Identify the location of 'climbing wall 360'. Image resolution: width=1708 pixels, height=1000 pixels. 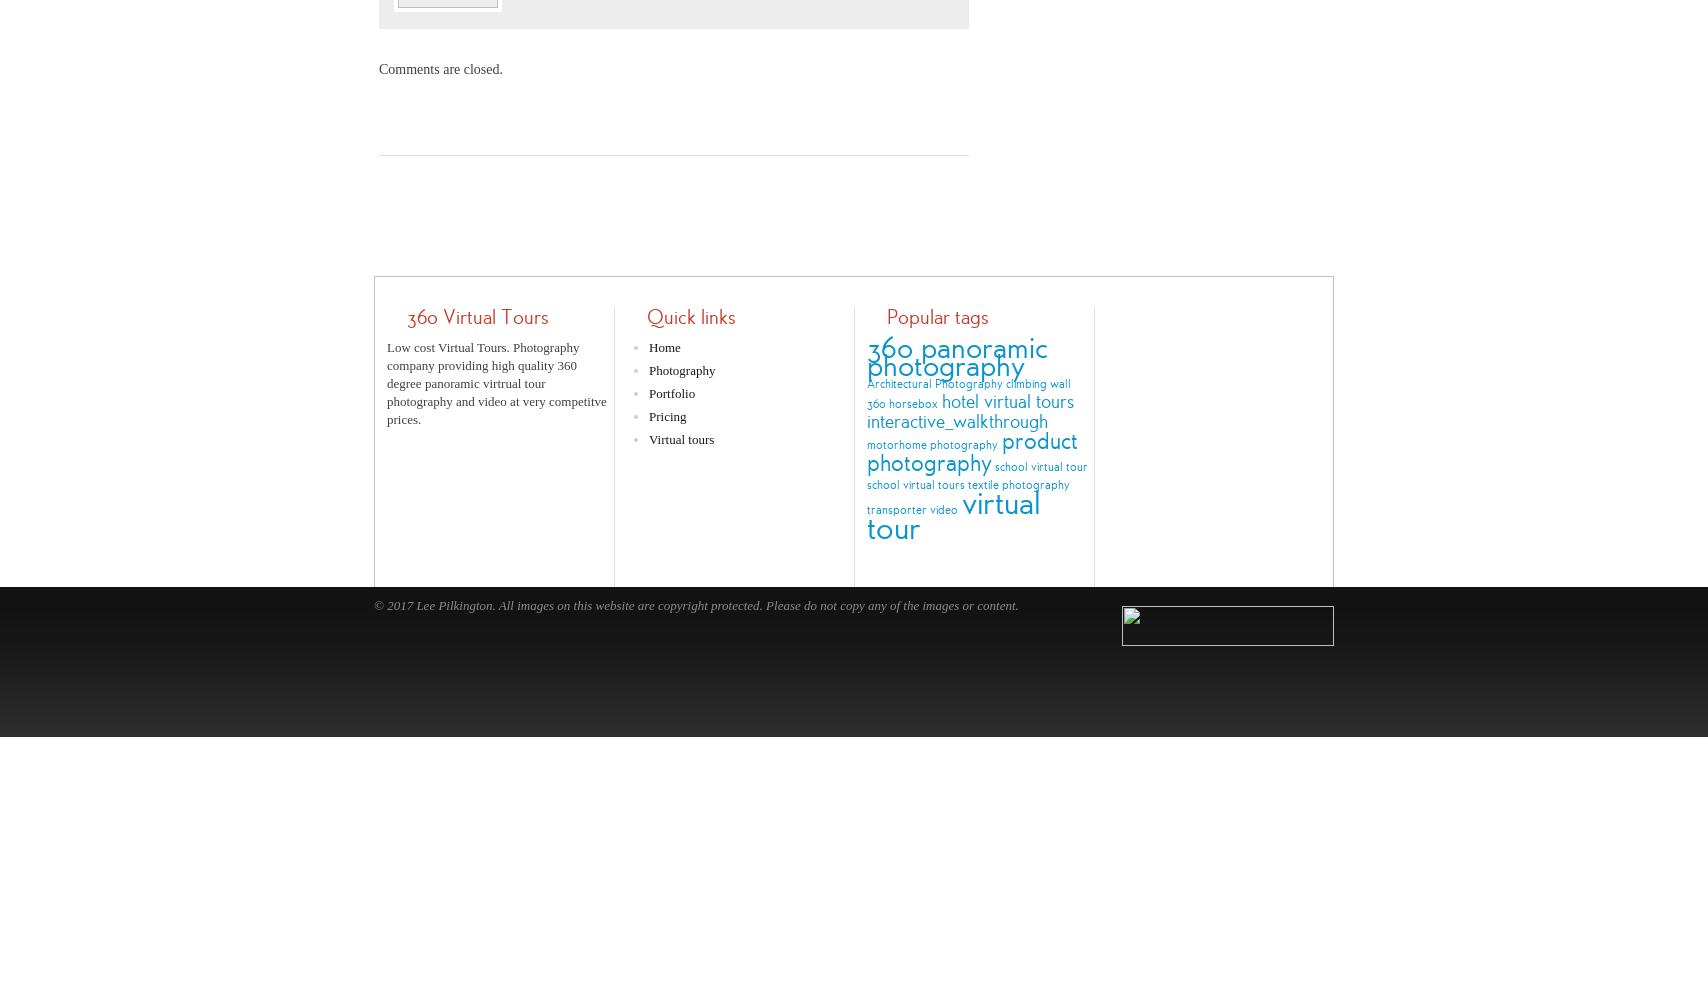
(967, 393).